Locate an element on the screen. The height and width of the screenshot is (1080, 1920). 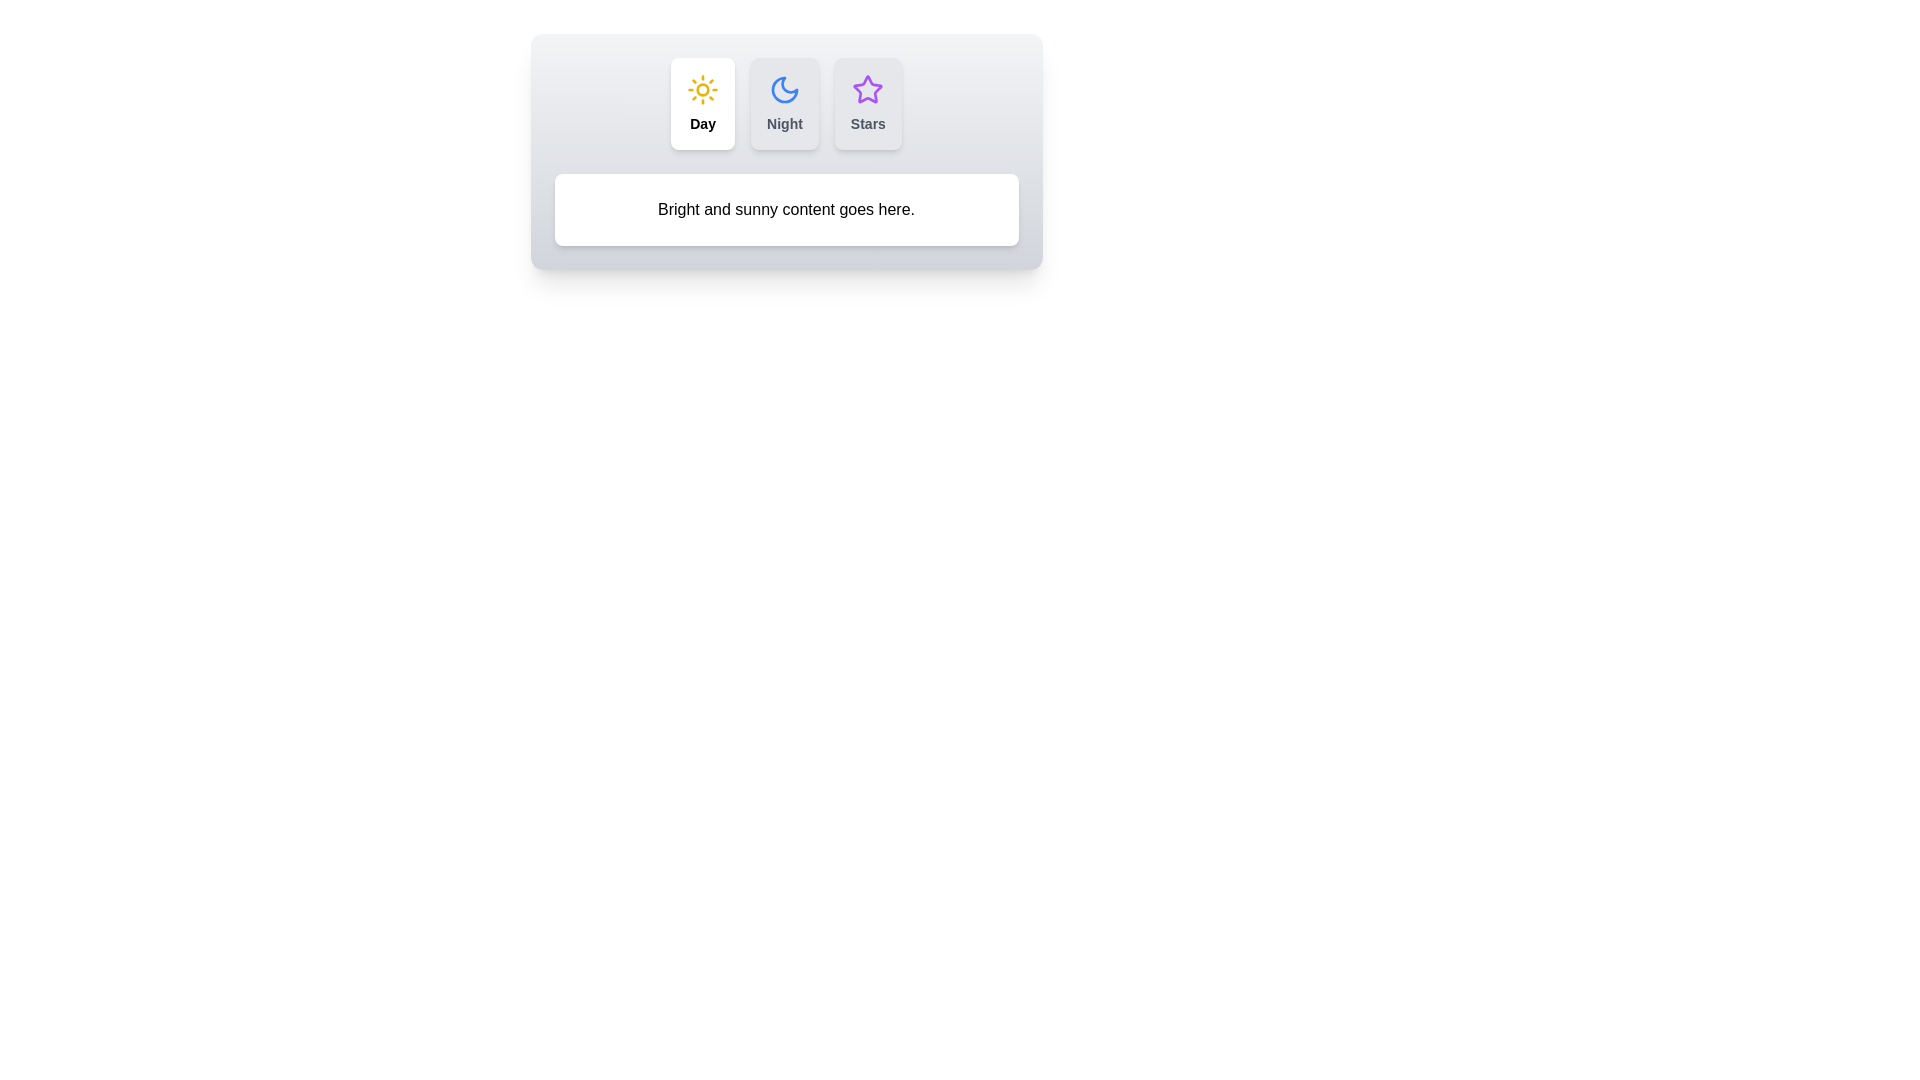
the tab labeled Night to switch its content is located at coordinates (783, 104).